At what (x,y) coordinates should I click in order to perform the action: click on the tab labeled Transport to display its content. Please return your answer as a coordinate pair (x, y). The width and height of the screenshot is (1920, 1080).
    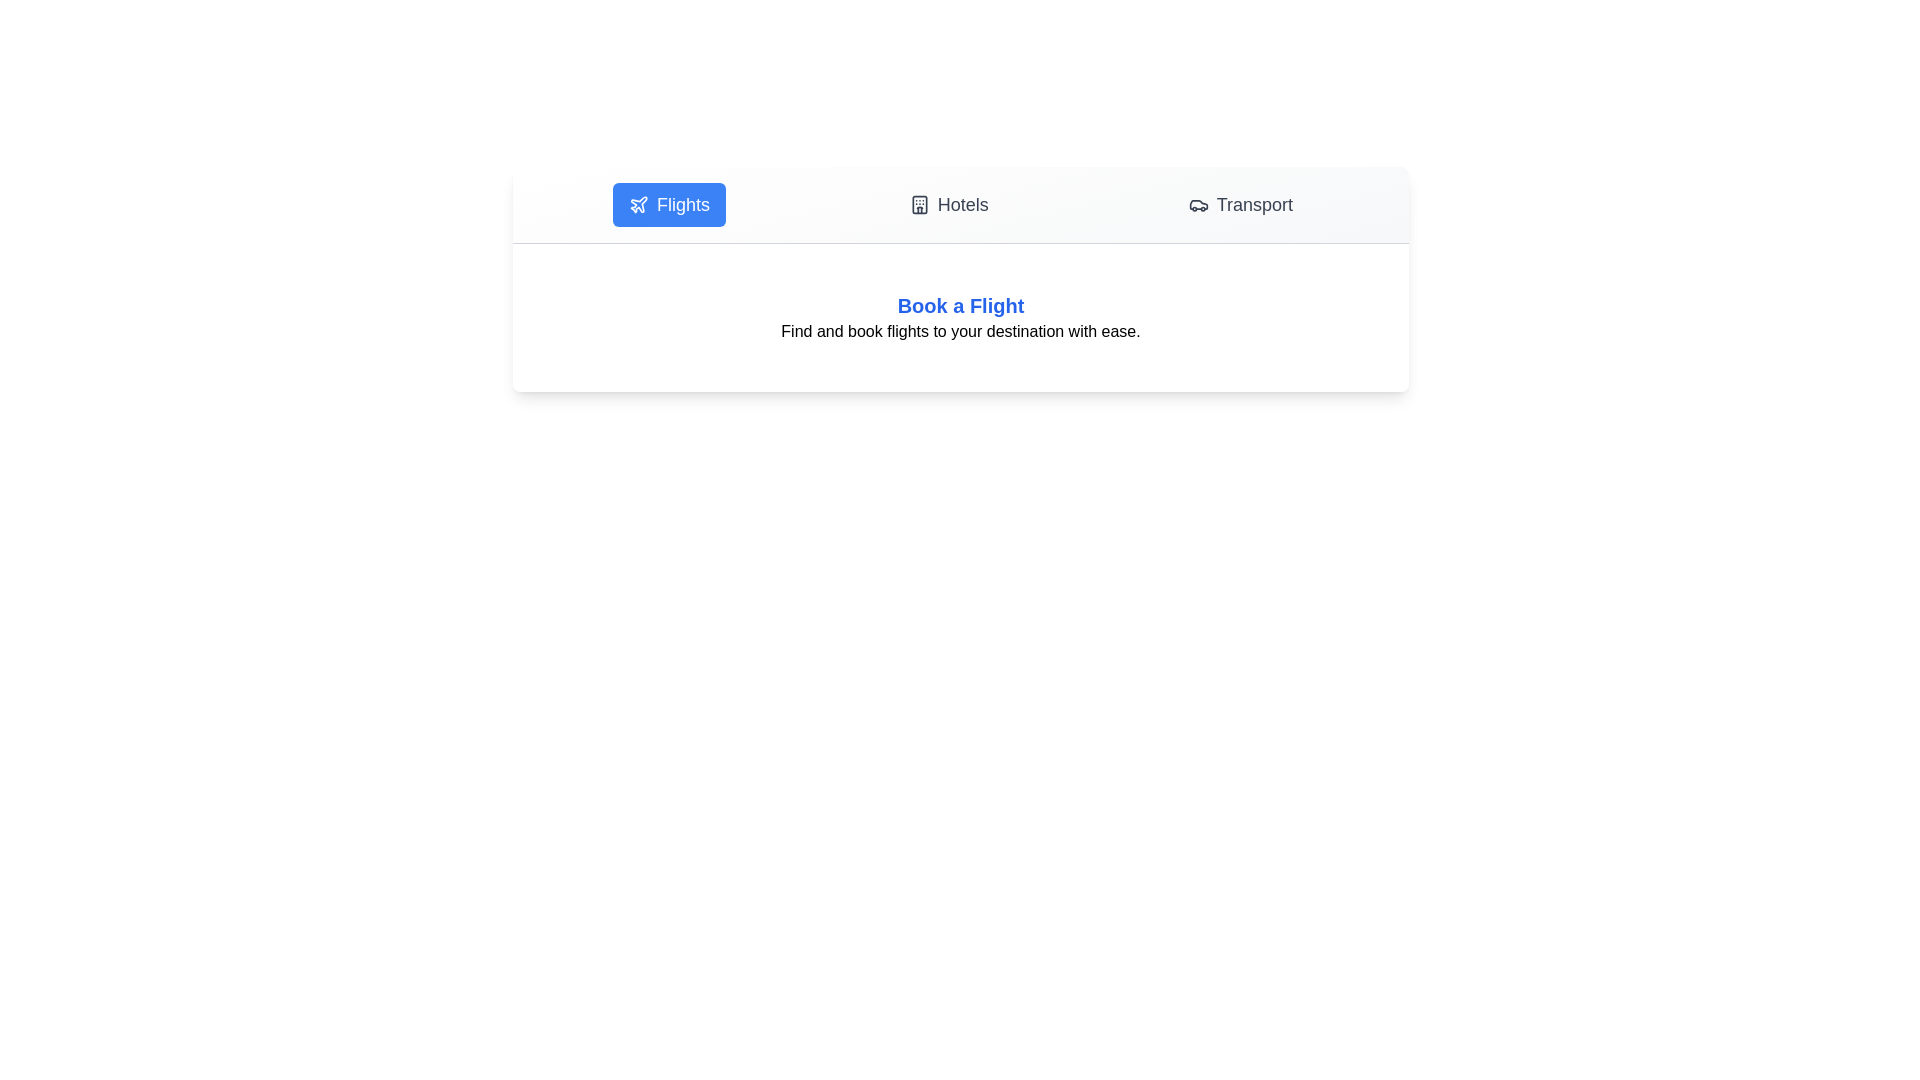
    Looking at the image, I should click on (1240, 204).